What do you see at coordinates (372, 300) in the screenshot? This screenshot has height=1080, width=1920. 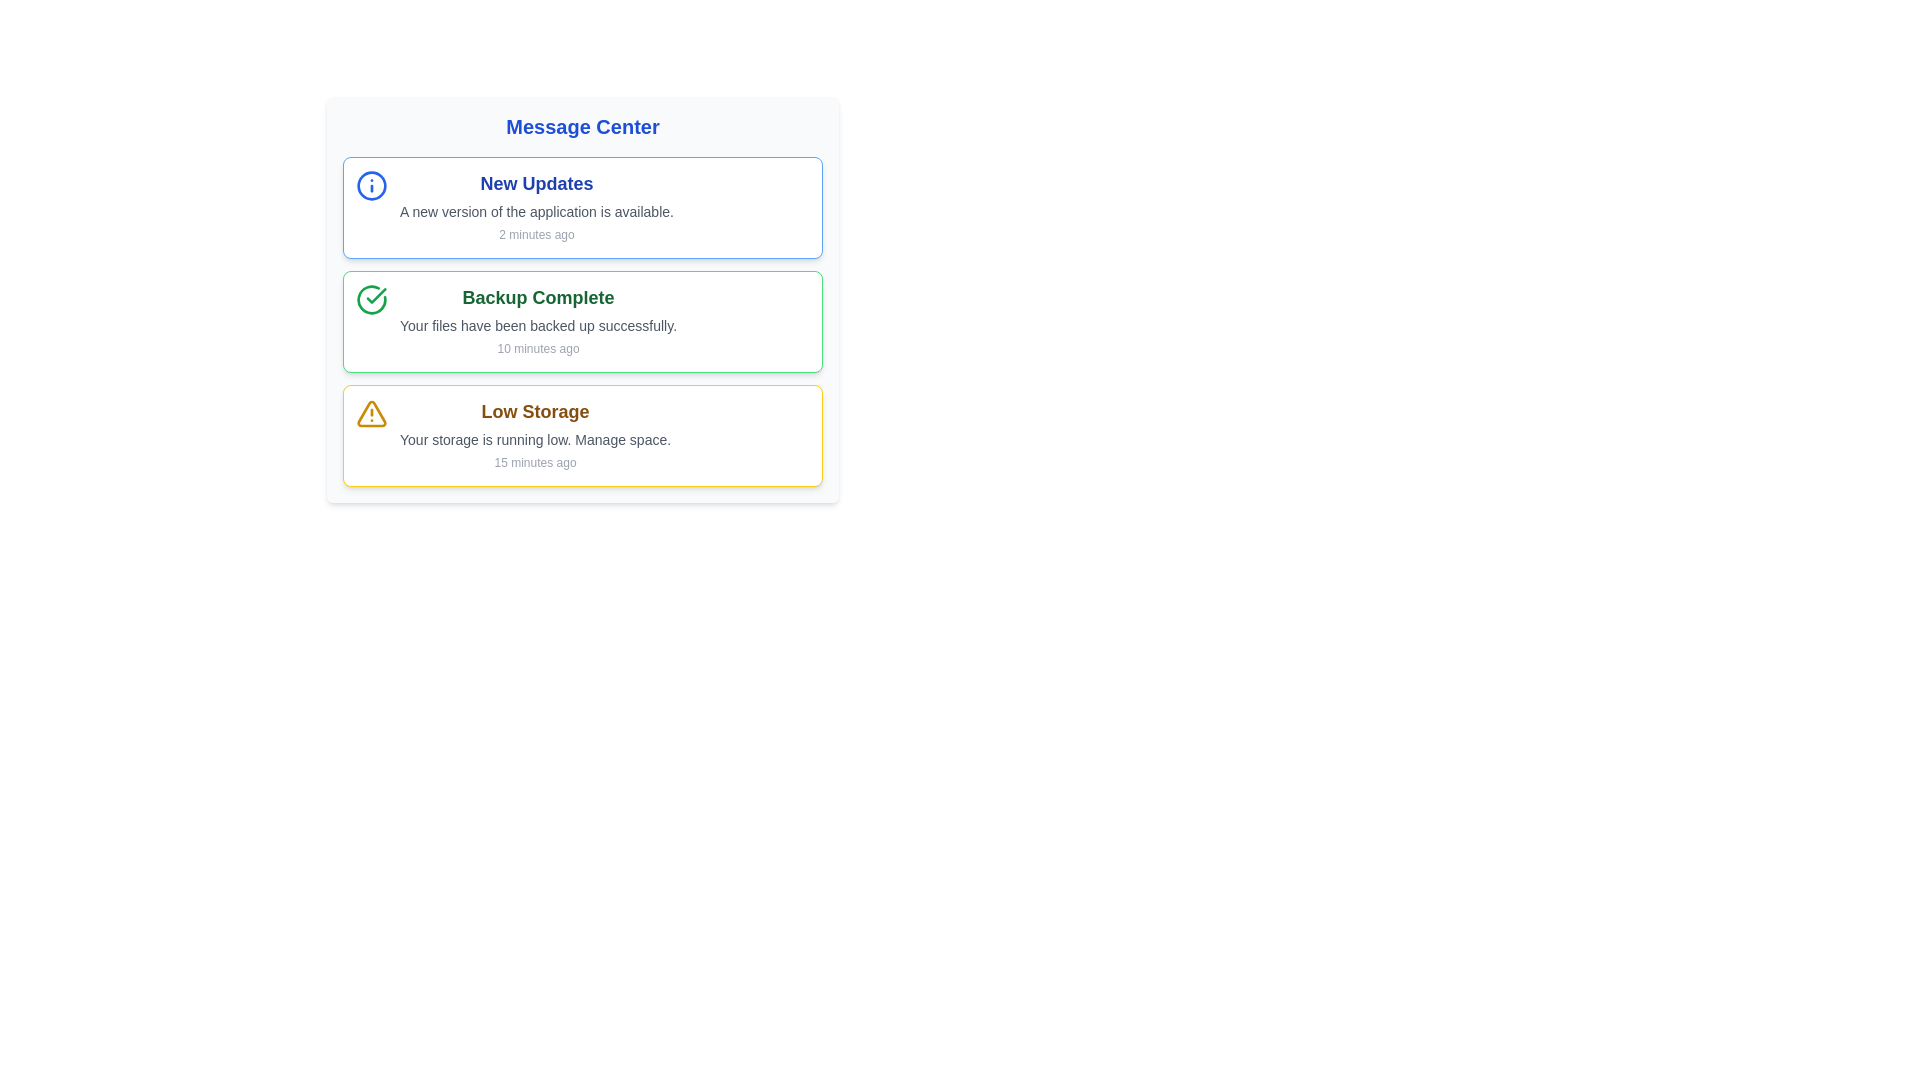 I see `the success icon indicating the completion of the backup process, located to the left of the 'Backup Complete' text in the message center interface` at bounding box center [372, 300].